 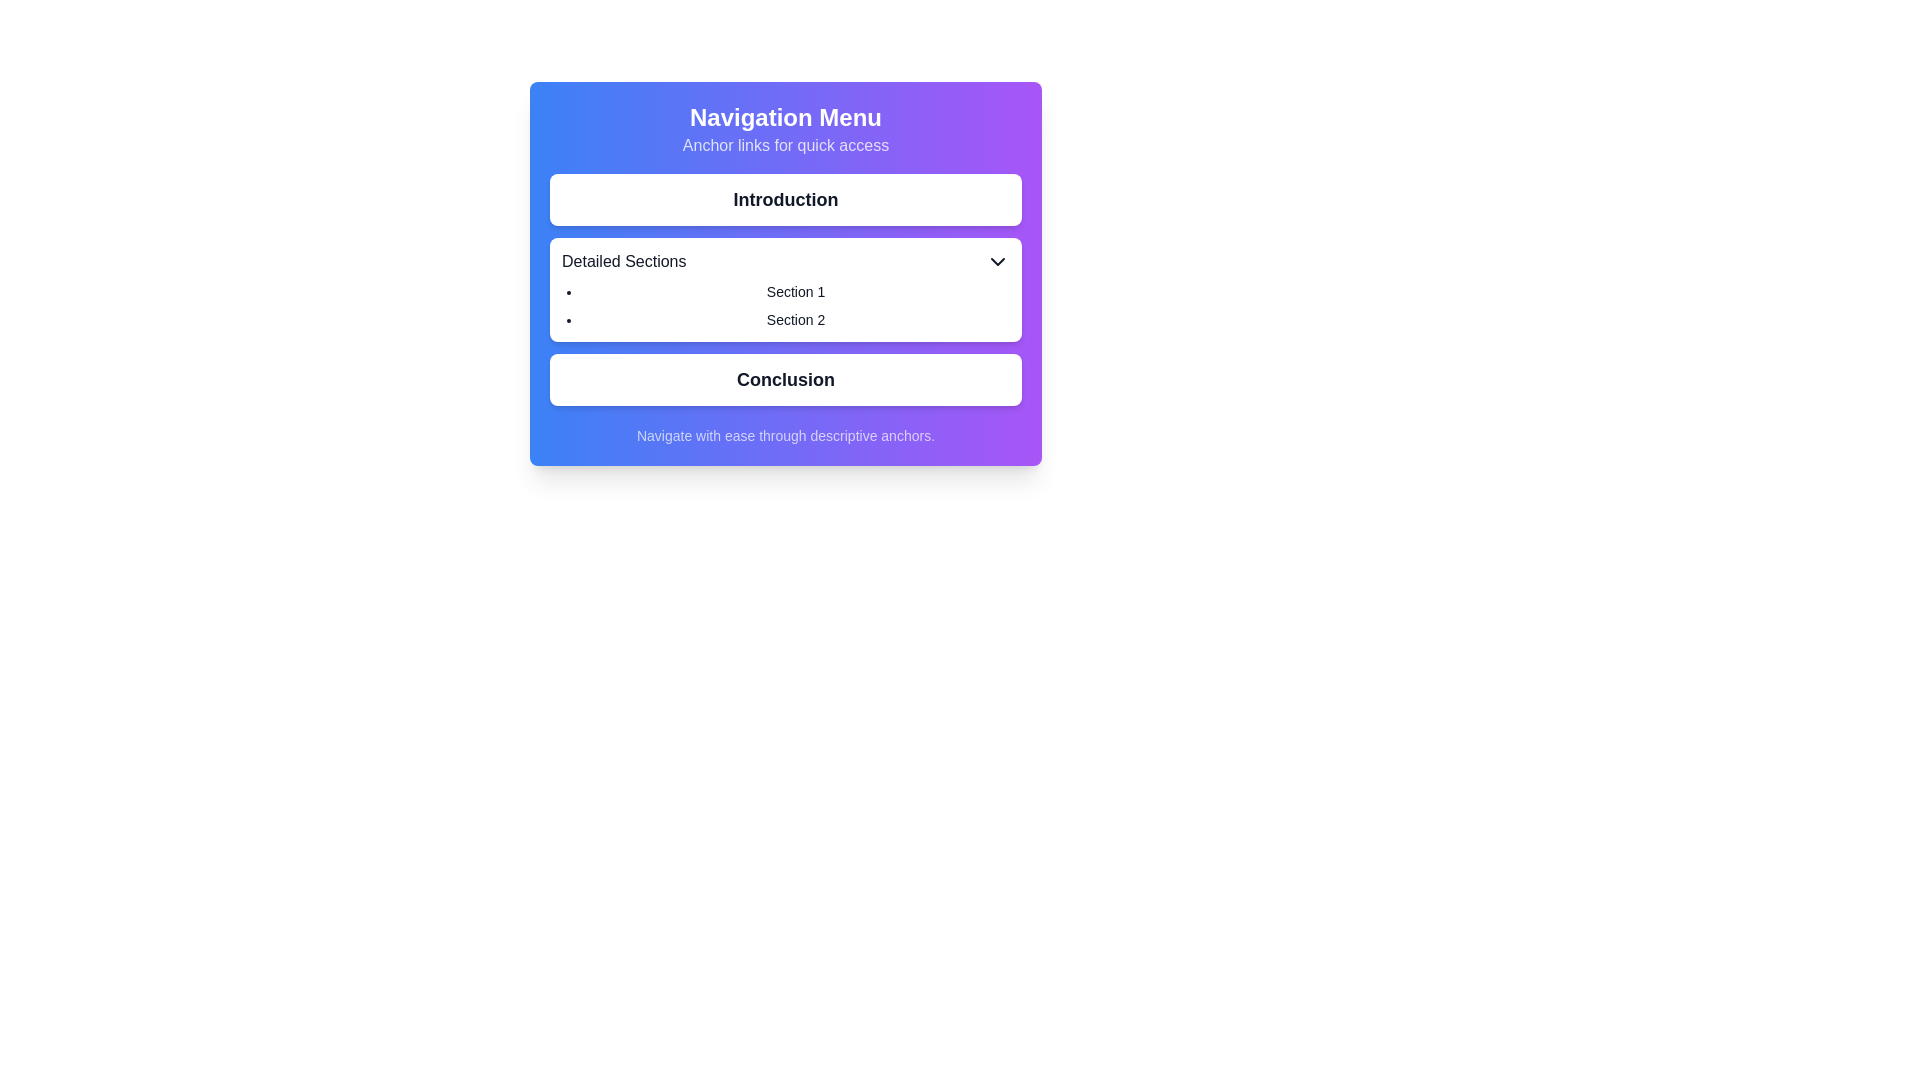 I want to click on the Dropdown indicator icon located to the right of the text 'Detailed Sections', so click(x=998, y=261).